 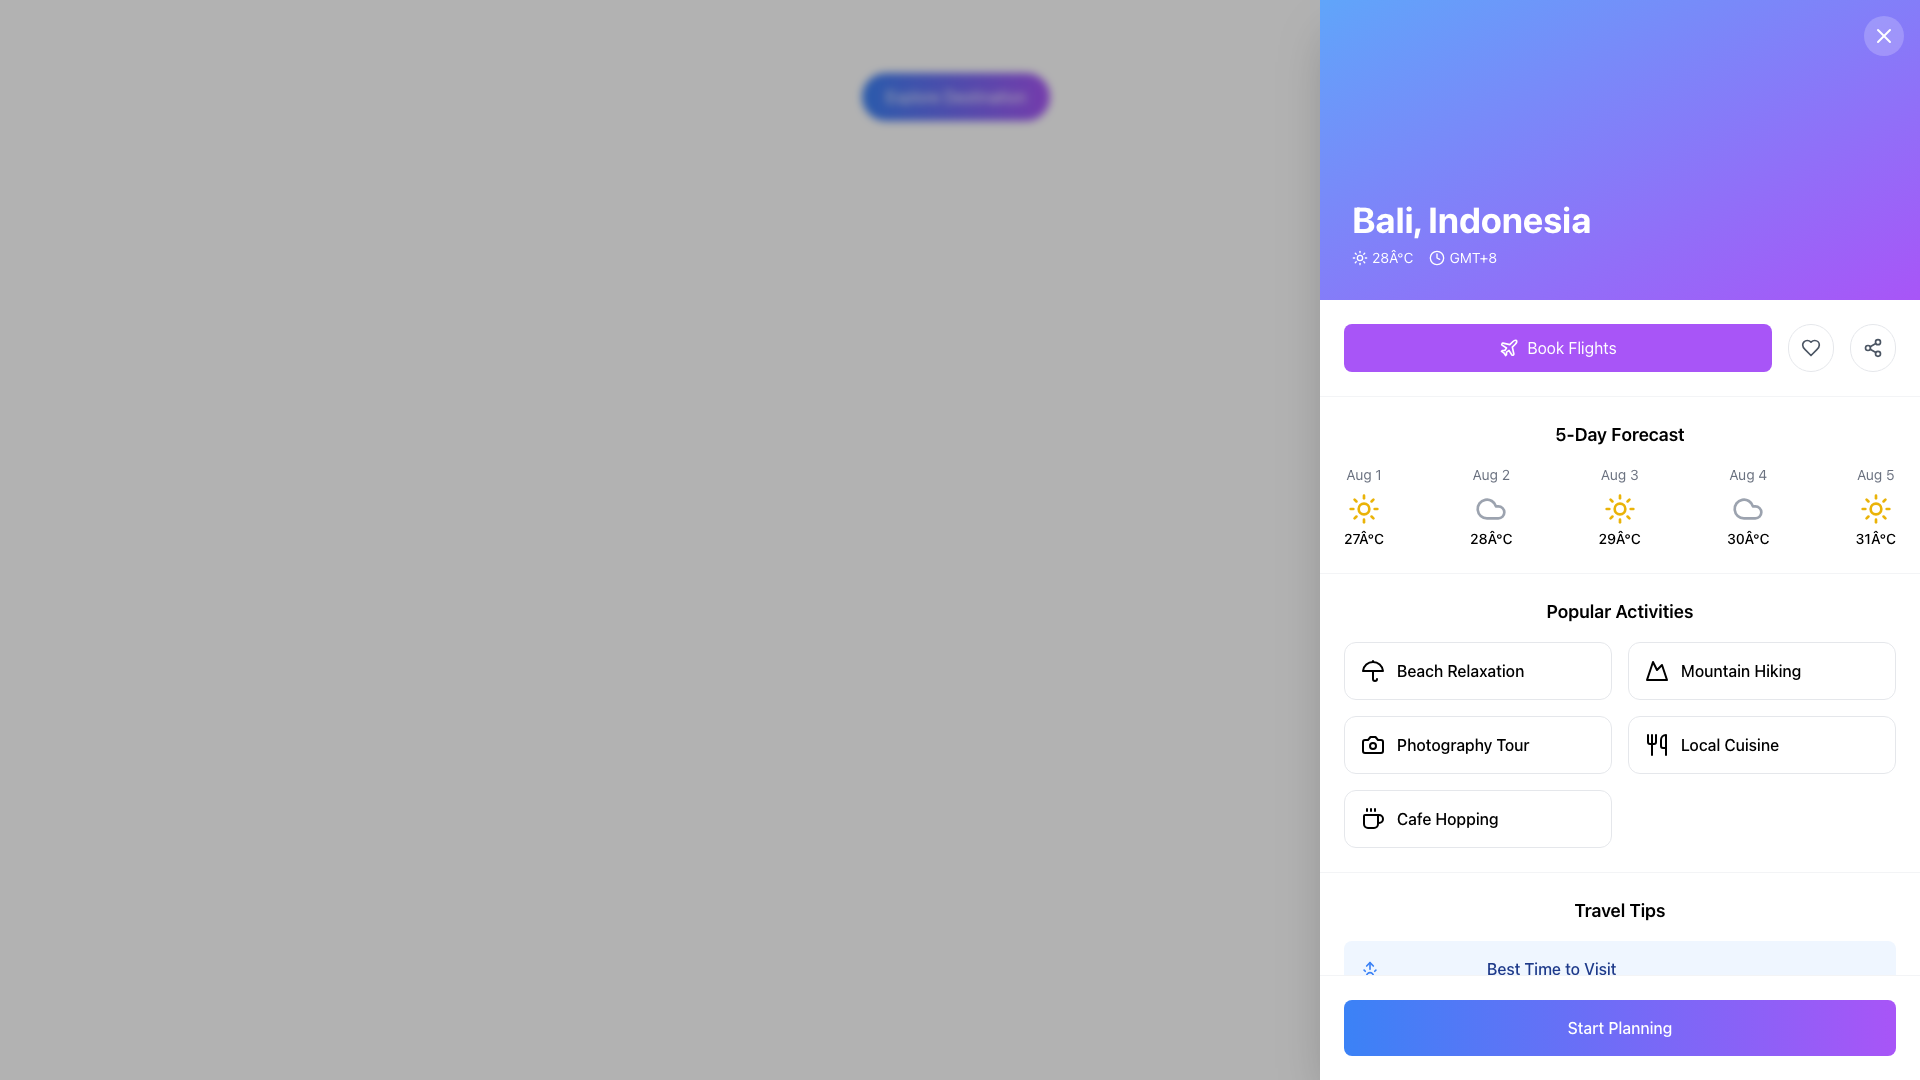 What do you see at coordinates (1436, 257) in the screenshot?
I see `the small clock icon, which is an SVG representation located in the top section of the interface, between the temperature display and the text 'GMT+8'` at bounding box center [1436, 257].